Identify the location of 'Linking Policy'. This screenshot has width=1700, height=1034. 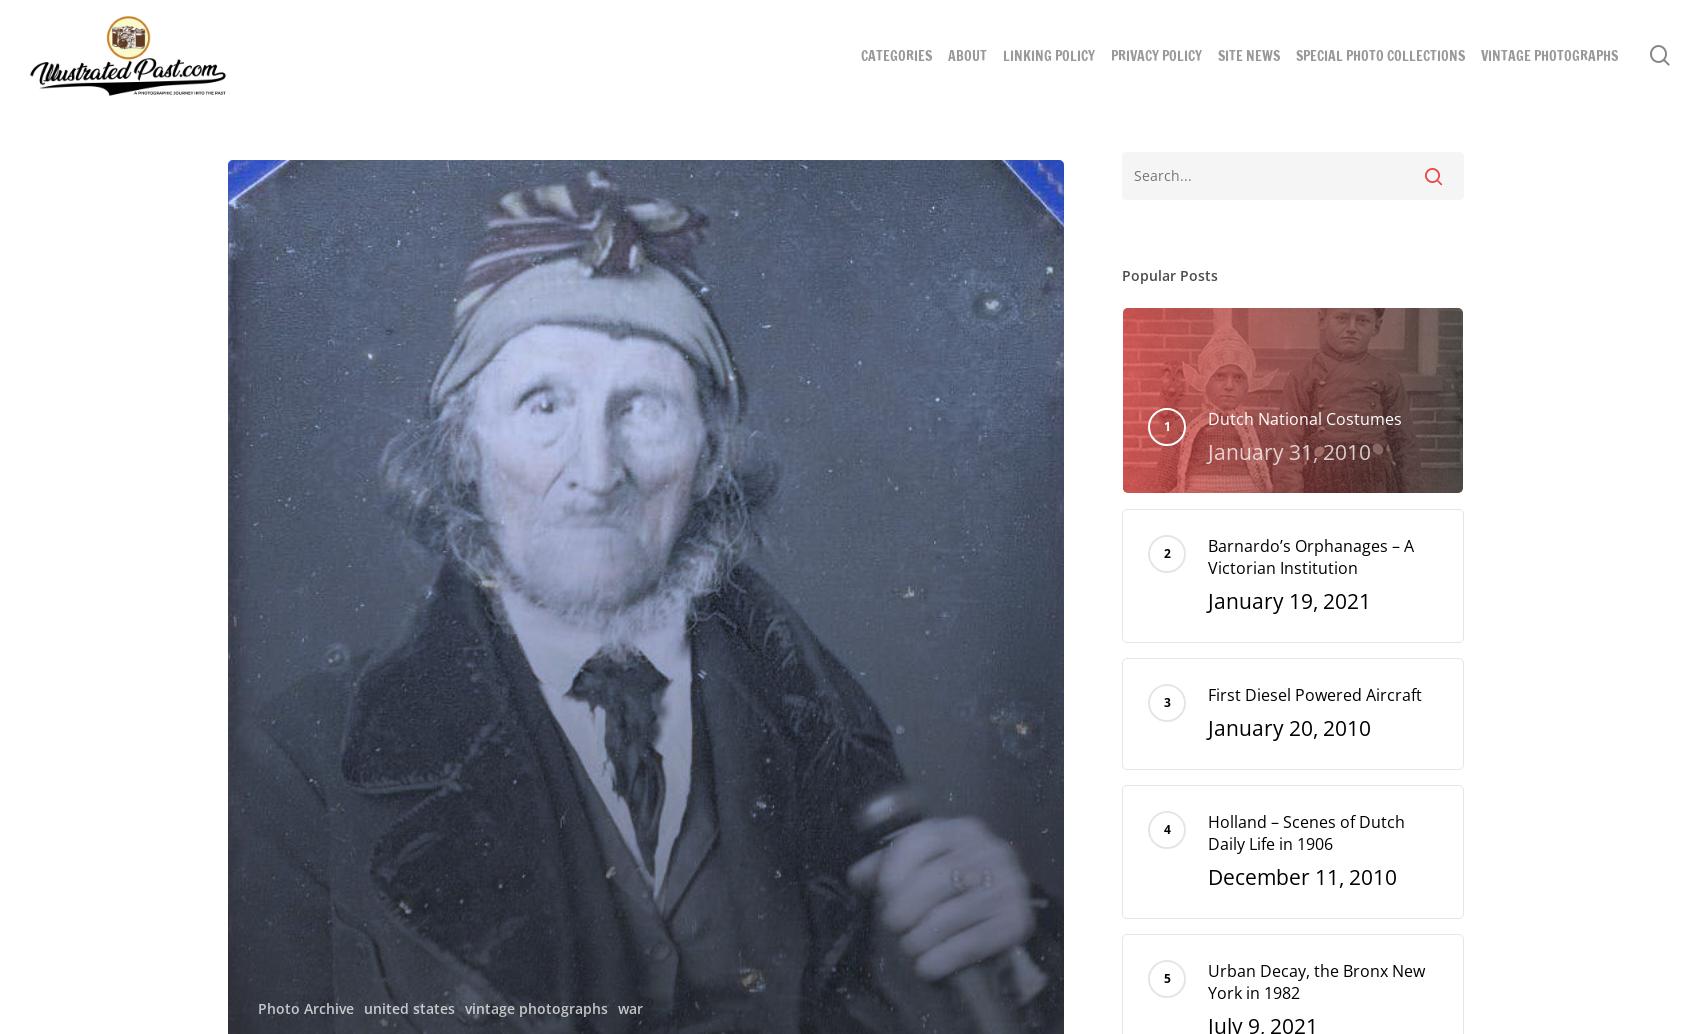
(1002, 56).